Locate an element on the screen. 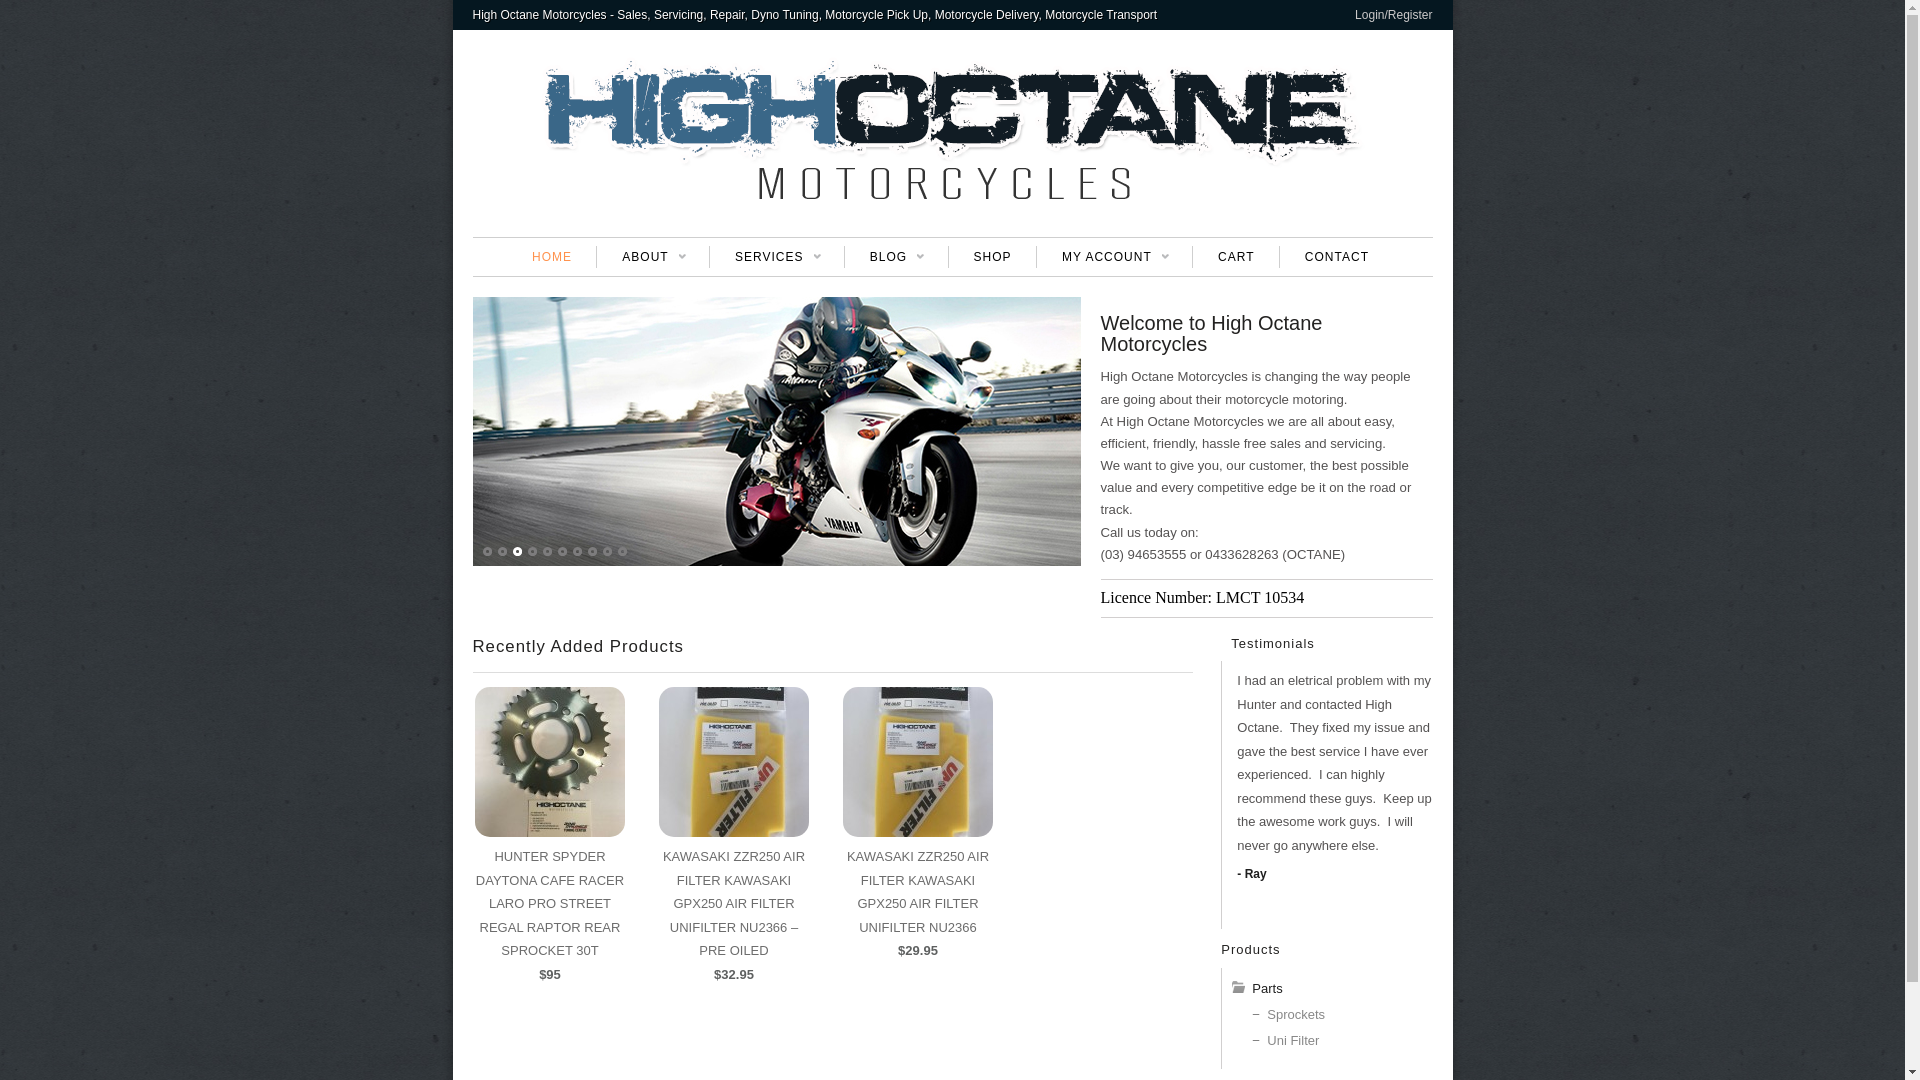 Image resolution: width=1920 pixels, height=1080 pixels. '4' is located at coordinates (532, 551).